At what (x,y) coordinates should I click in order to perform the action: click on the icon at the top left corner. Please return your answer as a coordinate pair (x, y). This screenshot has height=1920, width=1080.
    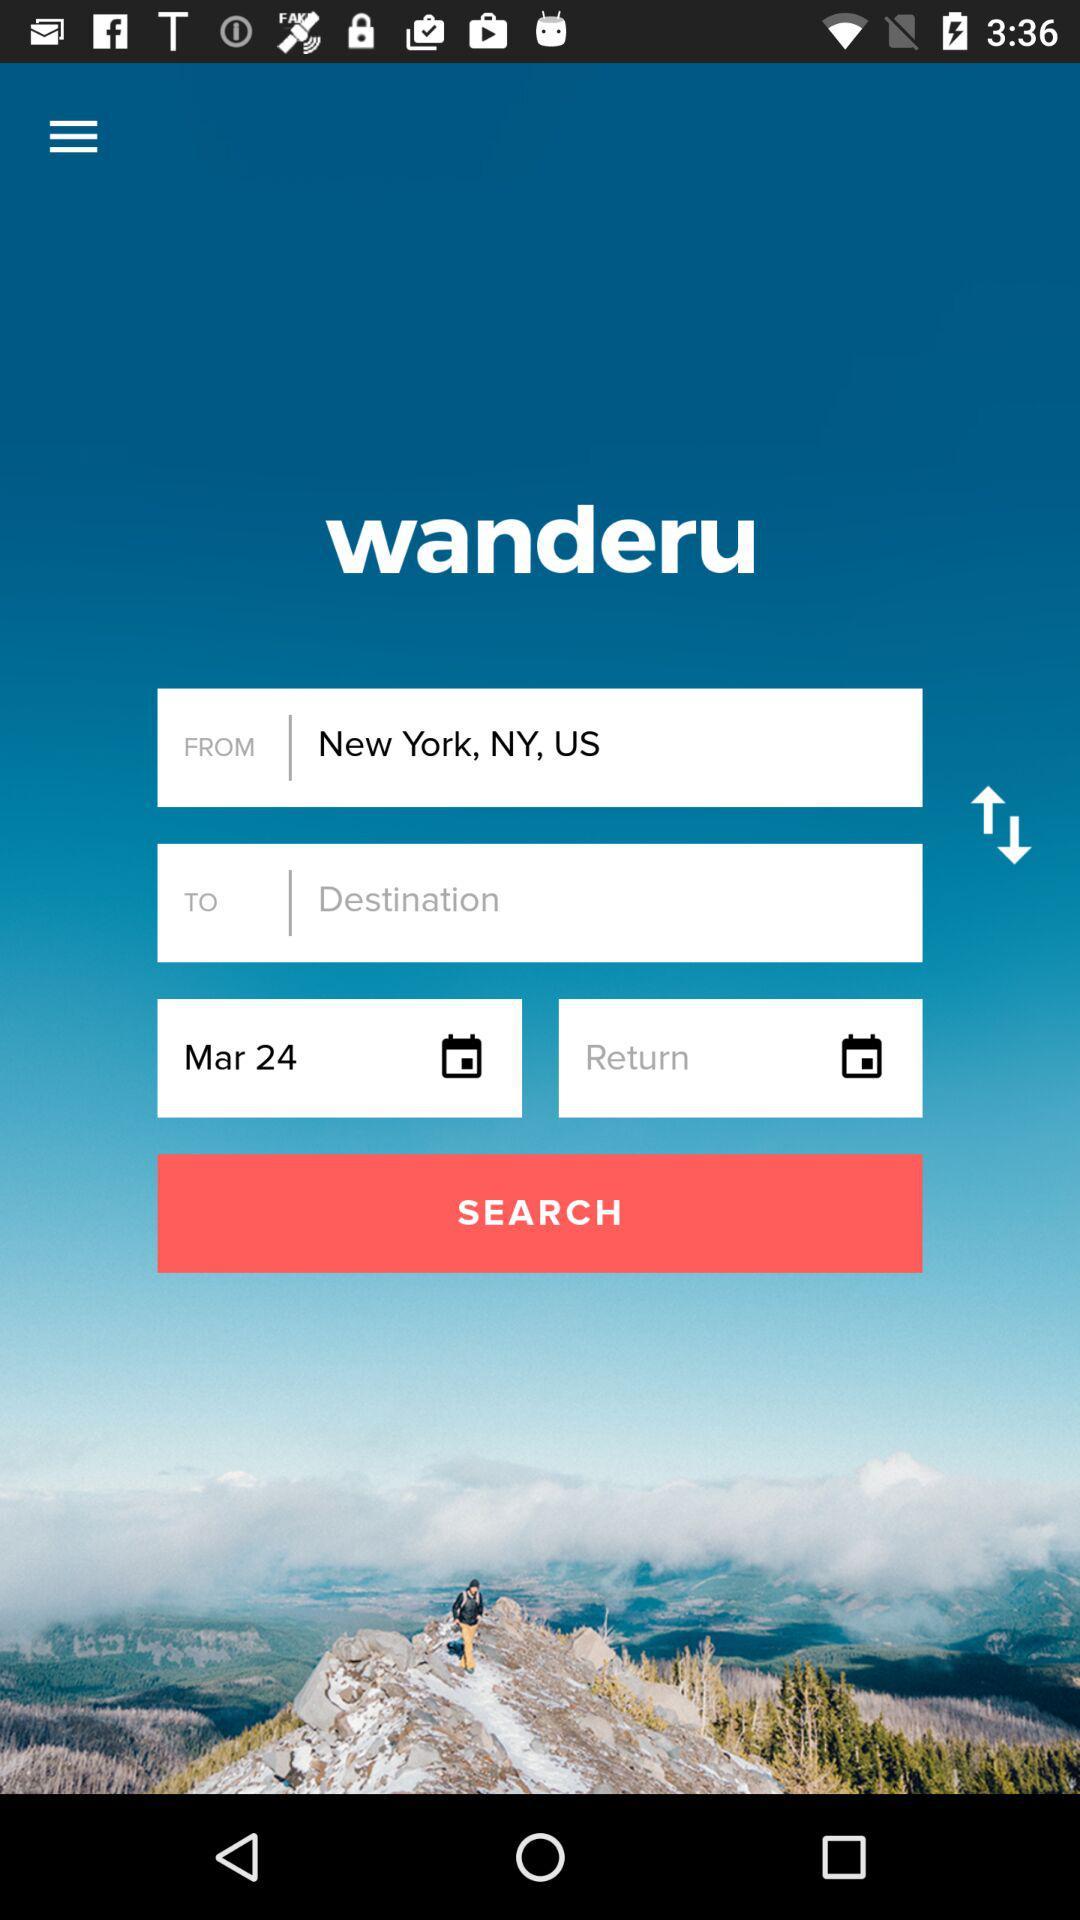
    Looking at the image, I should click on (72, 135).